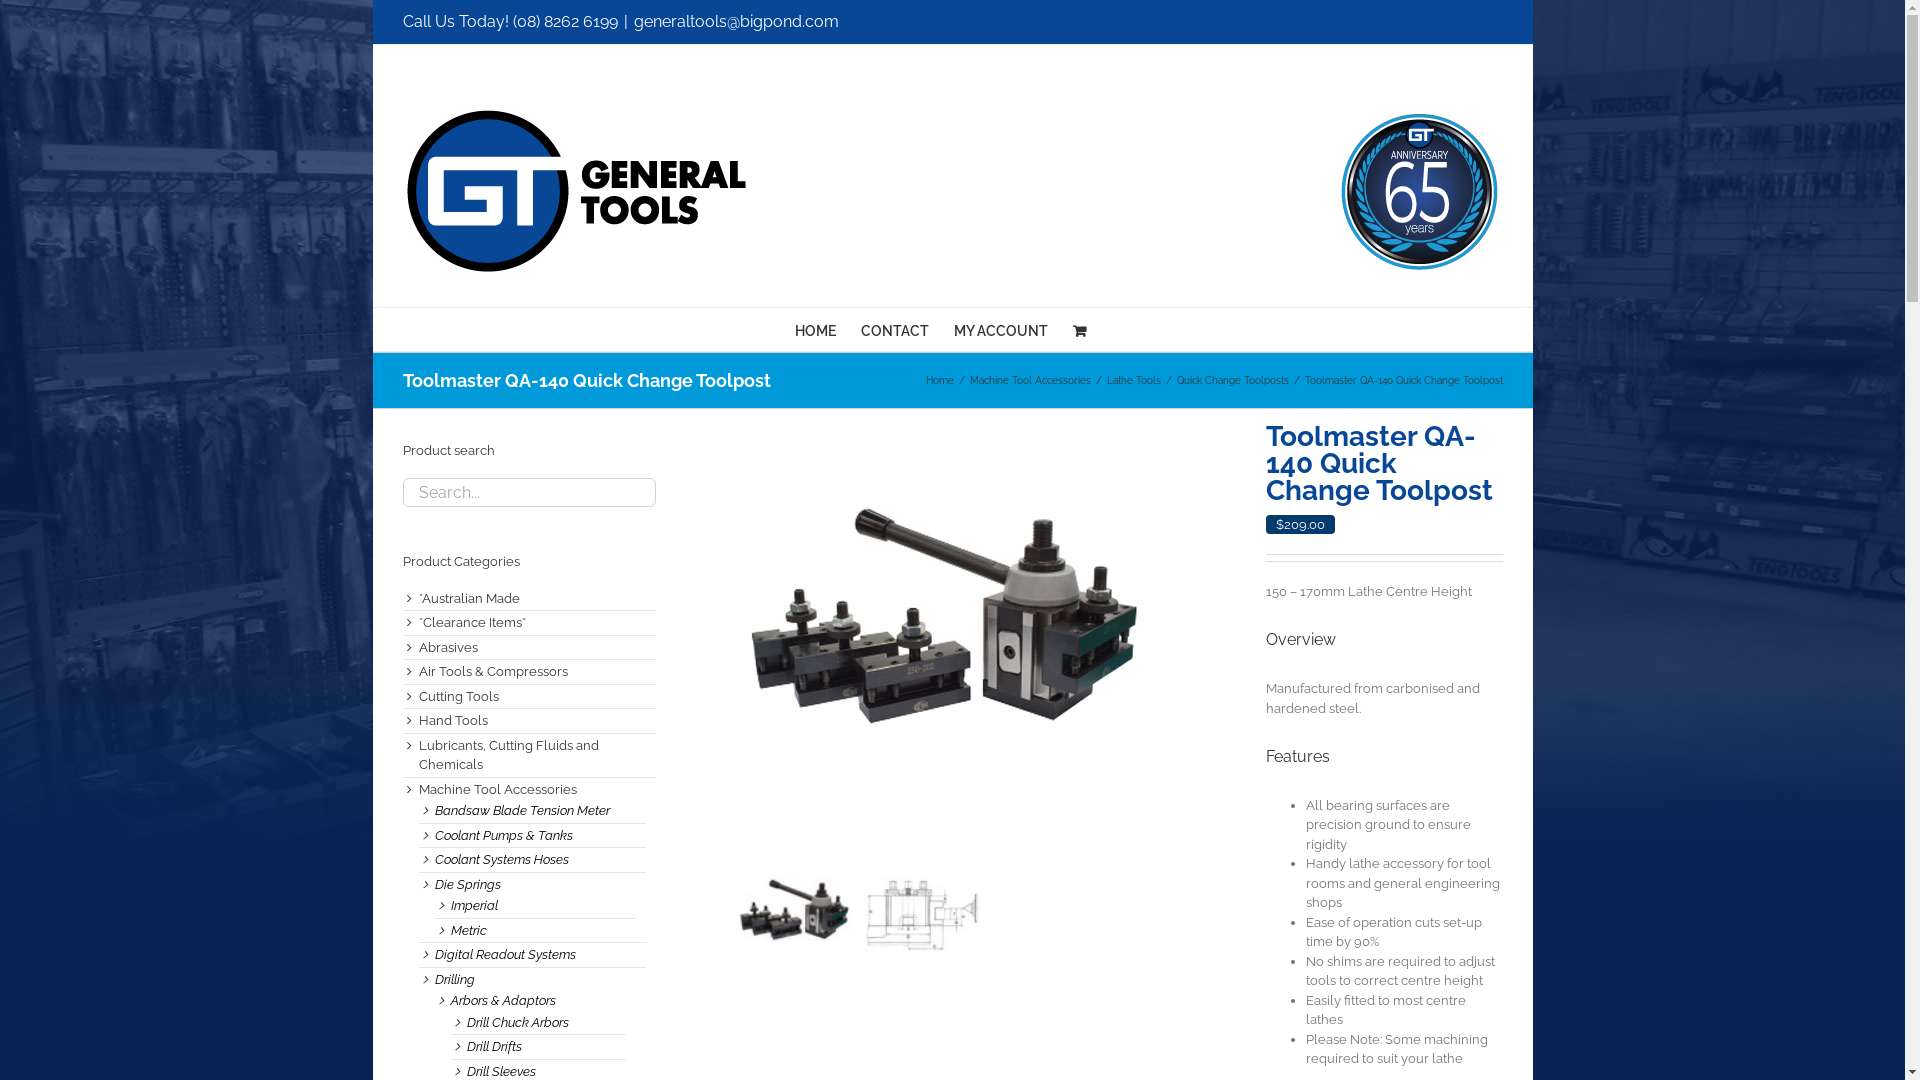  I want to click on 'Cutting Tools', so click(456, 695).